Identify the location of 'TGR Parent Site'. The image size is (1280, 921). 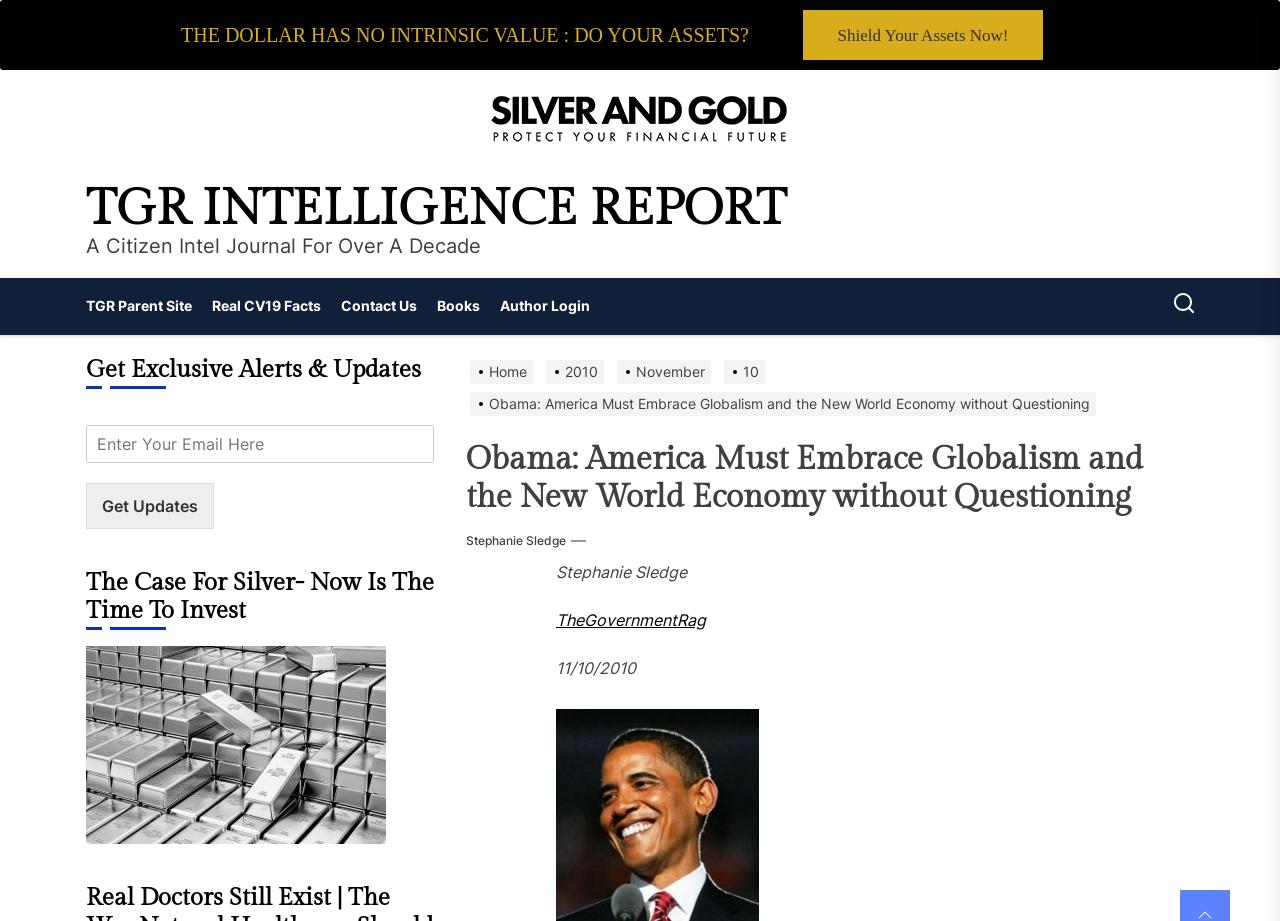
(85, 304).